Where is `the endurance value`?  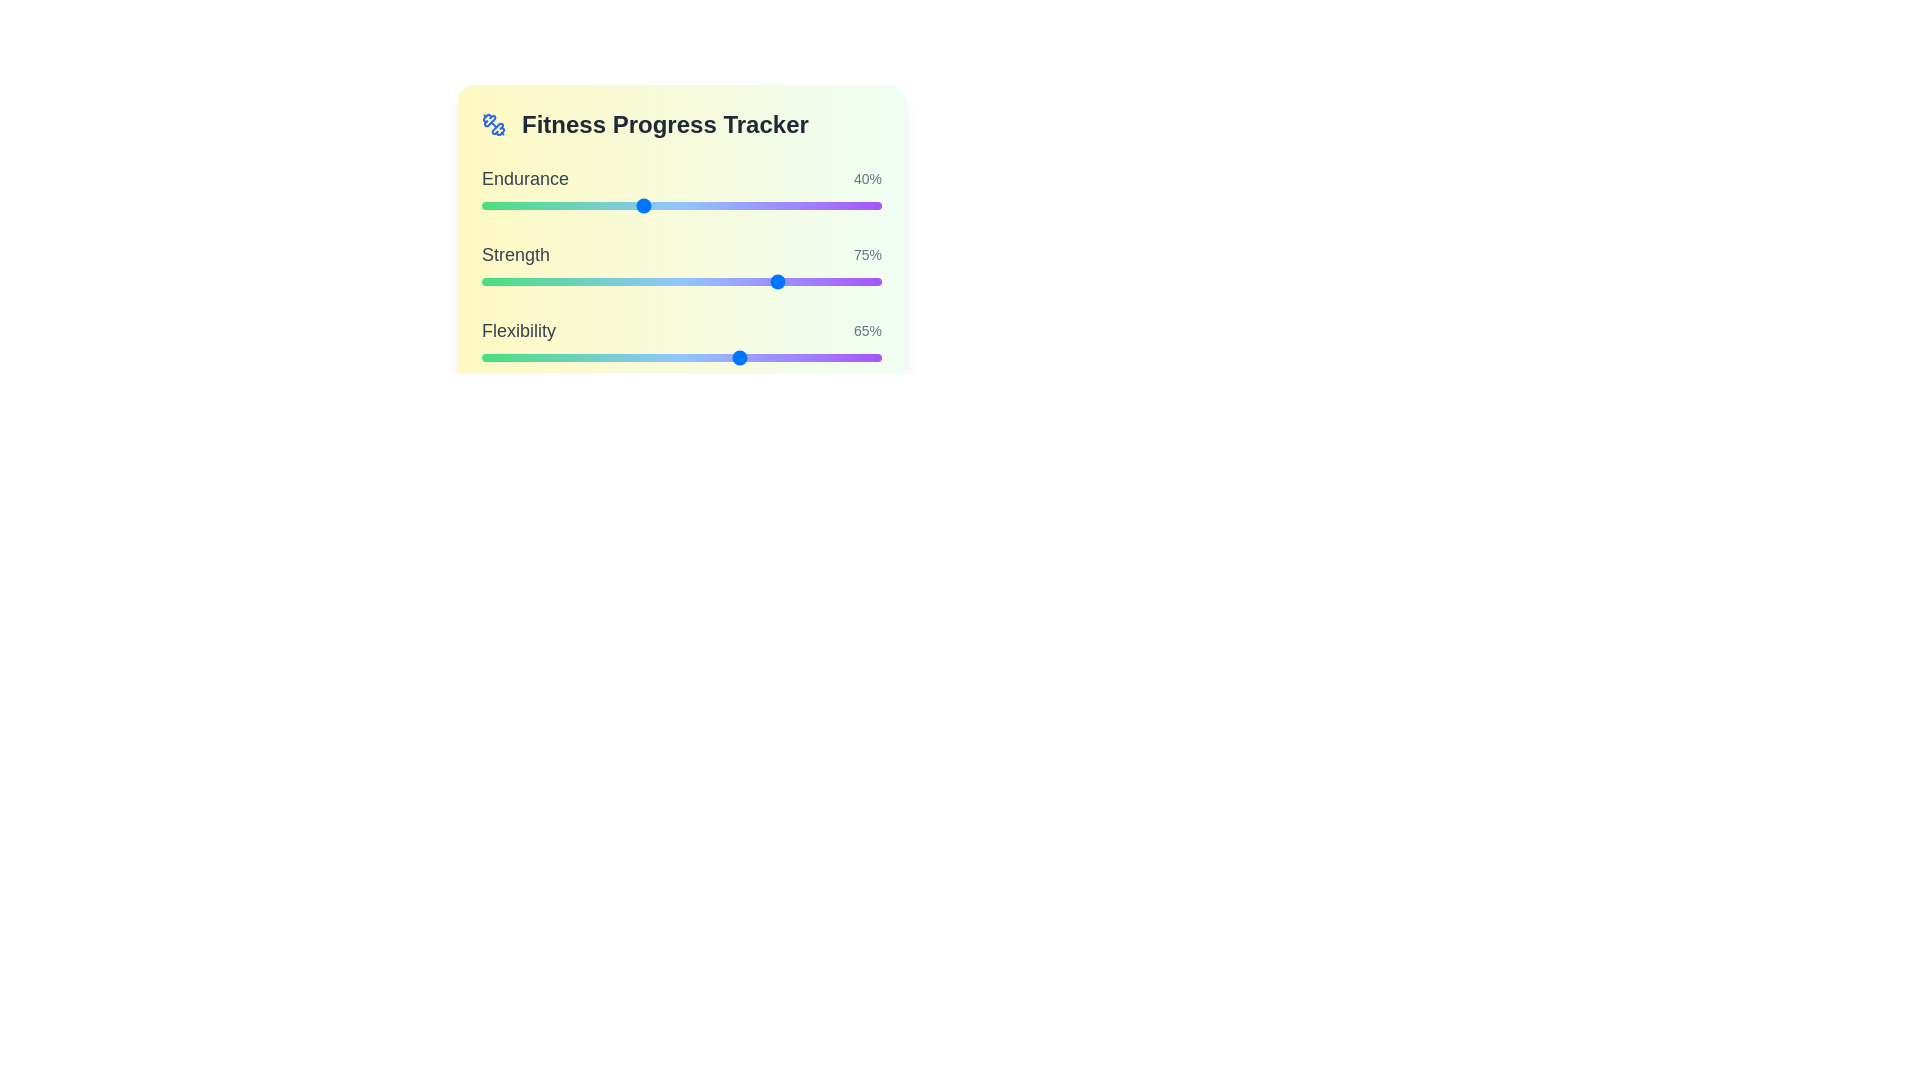 the endurance value is located at coordinates (580, 205).